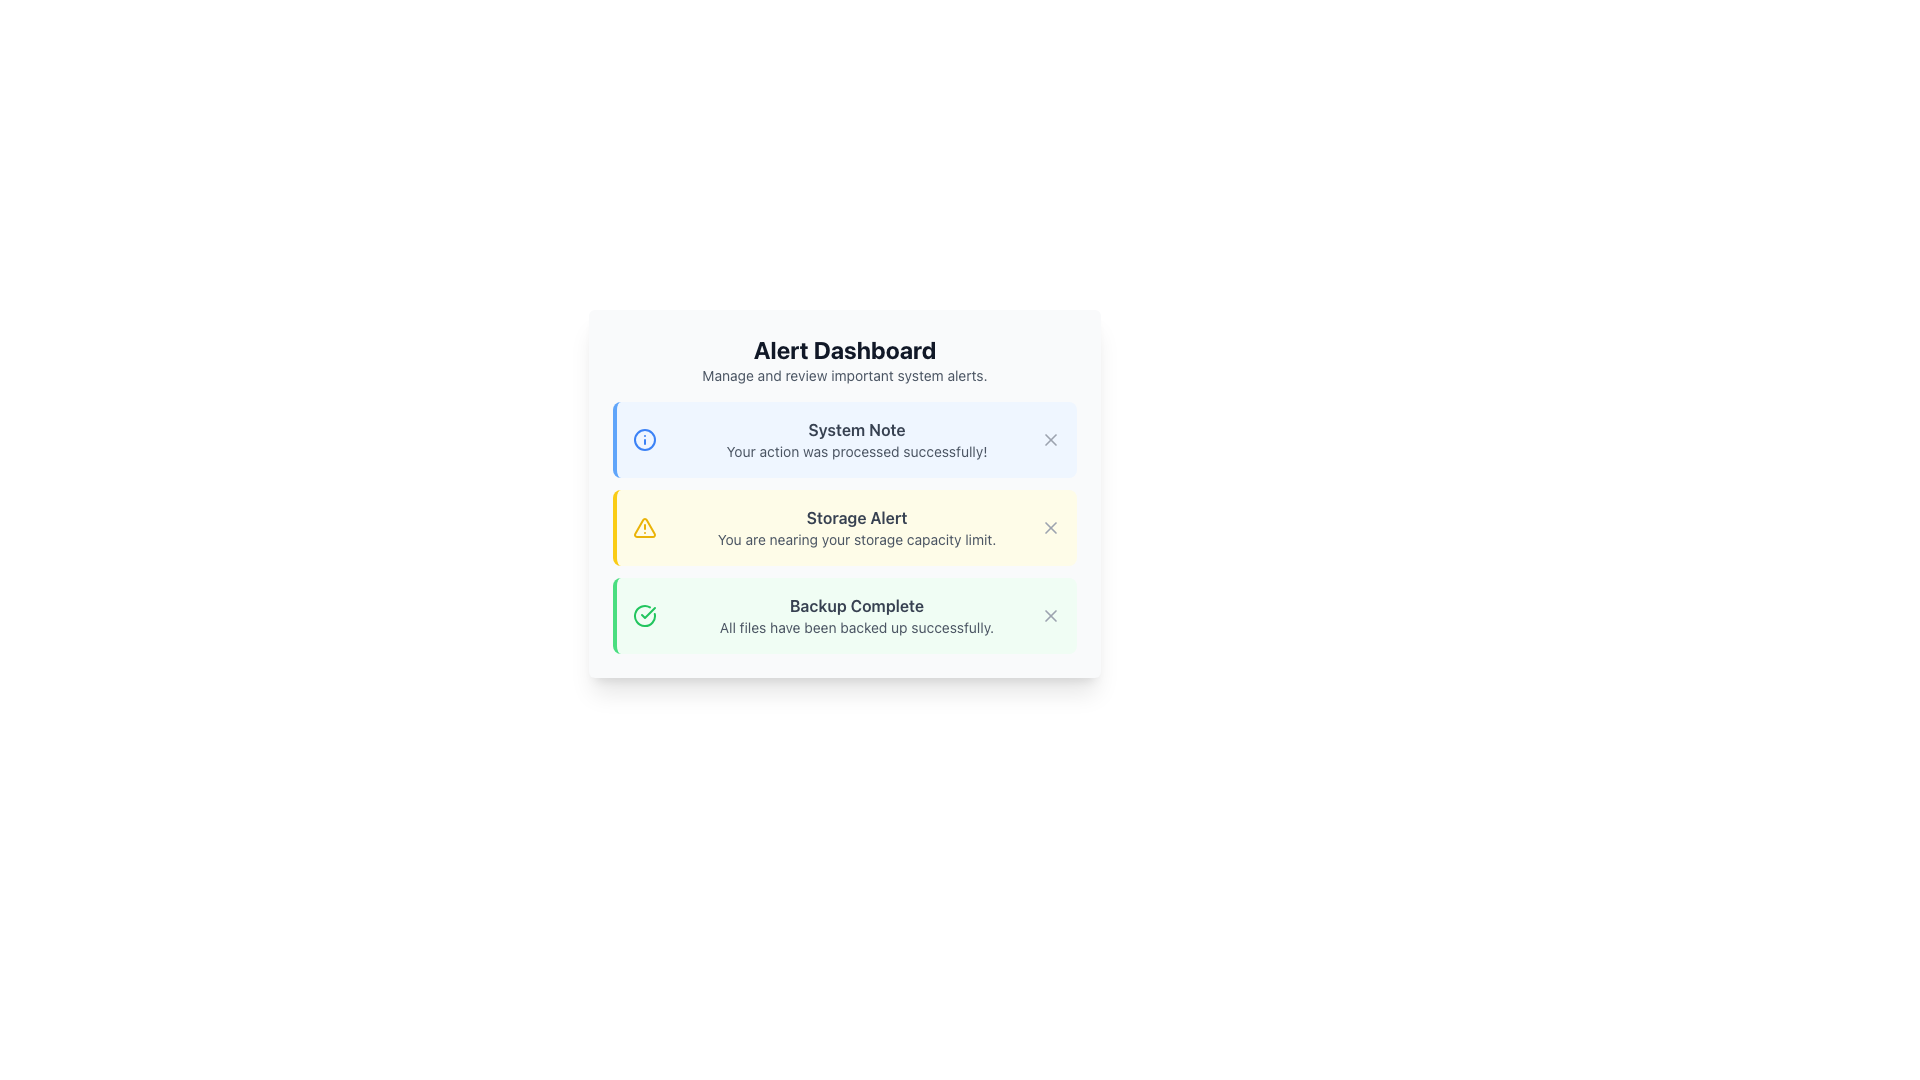  What do you see at coordinates (857, 428) in the screenshot?
I see `displayed text from the bold text label 'System Note' inside the blue notification card in the dashboard` at bounding box center [857, 428].